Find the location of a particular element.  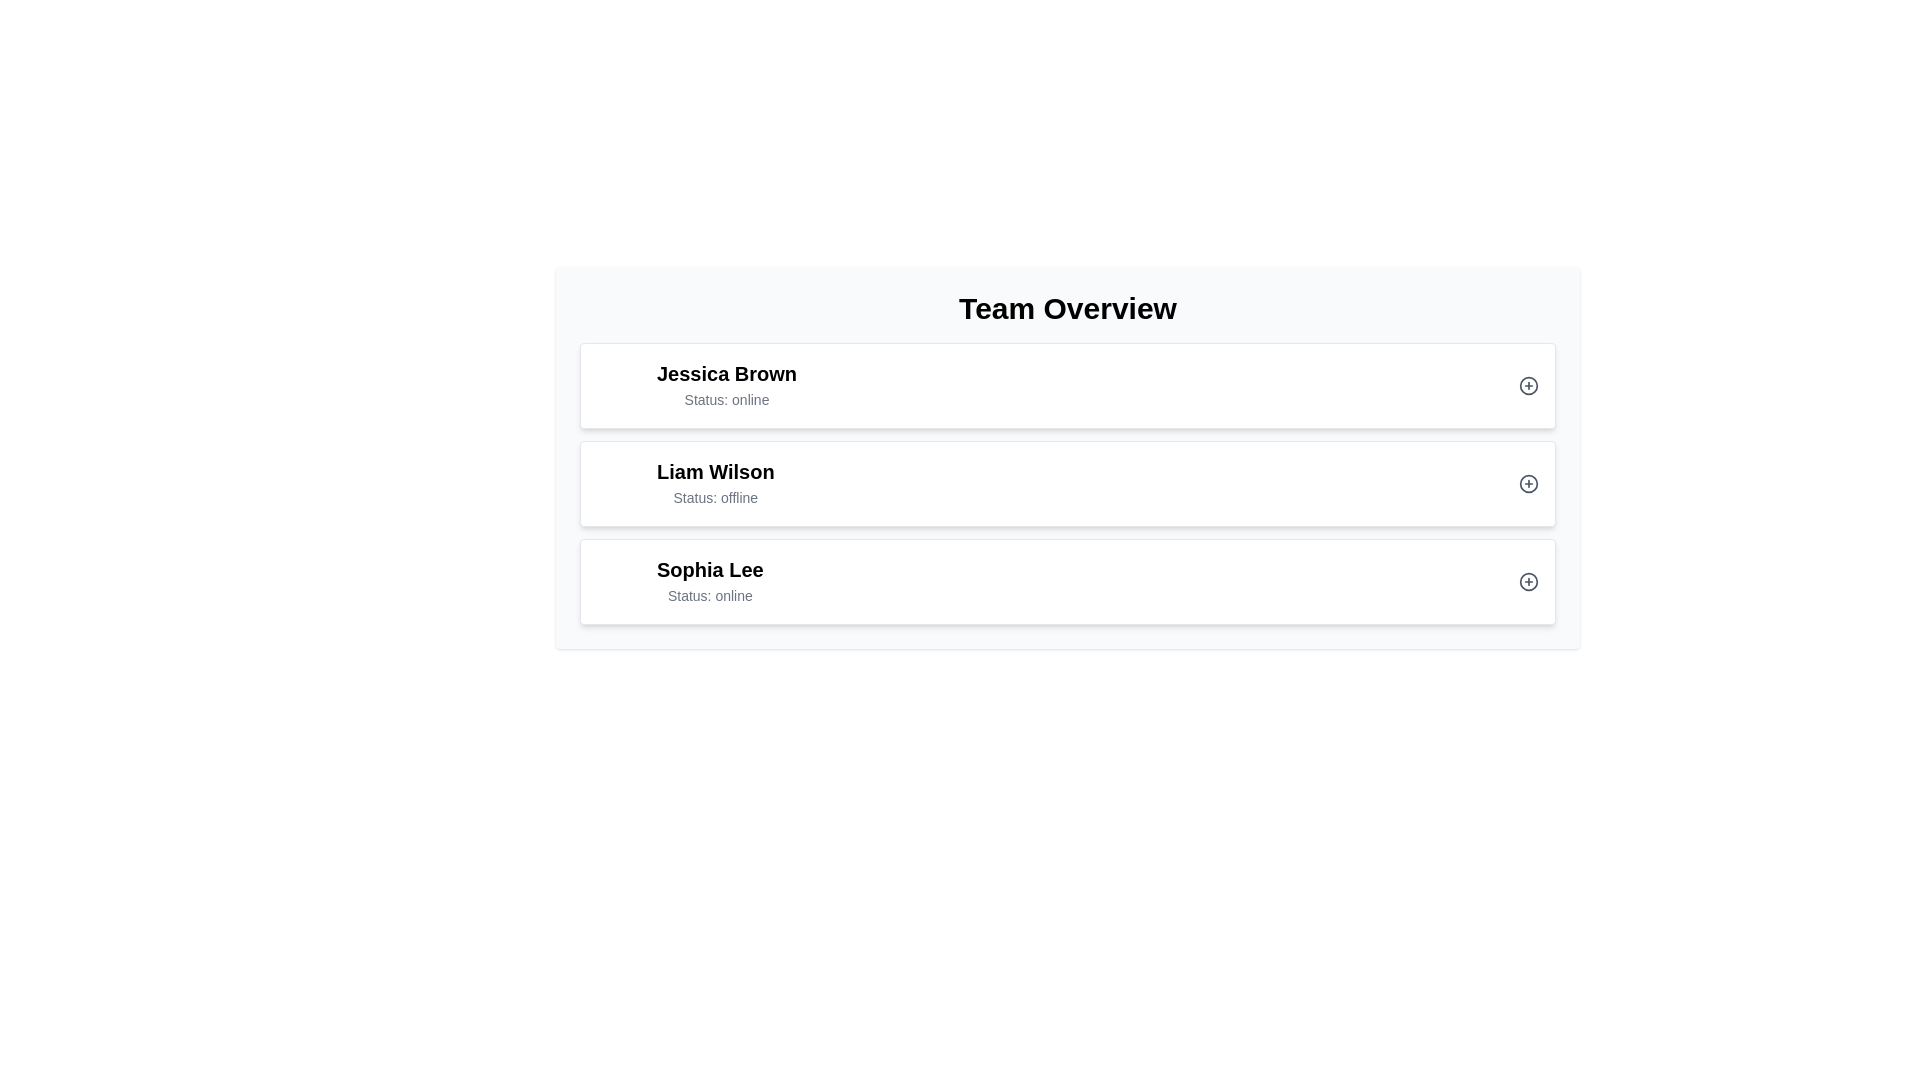

the small circular button with a plus icon located on the far right side of the element displaying 'Jessica Brown' and 'Status: online' is located at coordinates (1528, 385).